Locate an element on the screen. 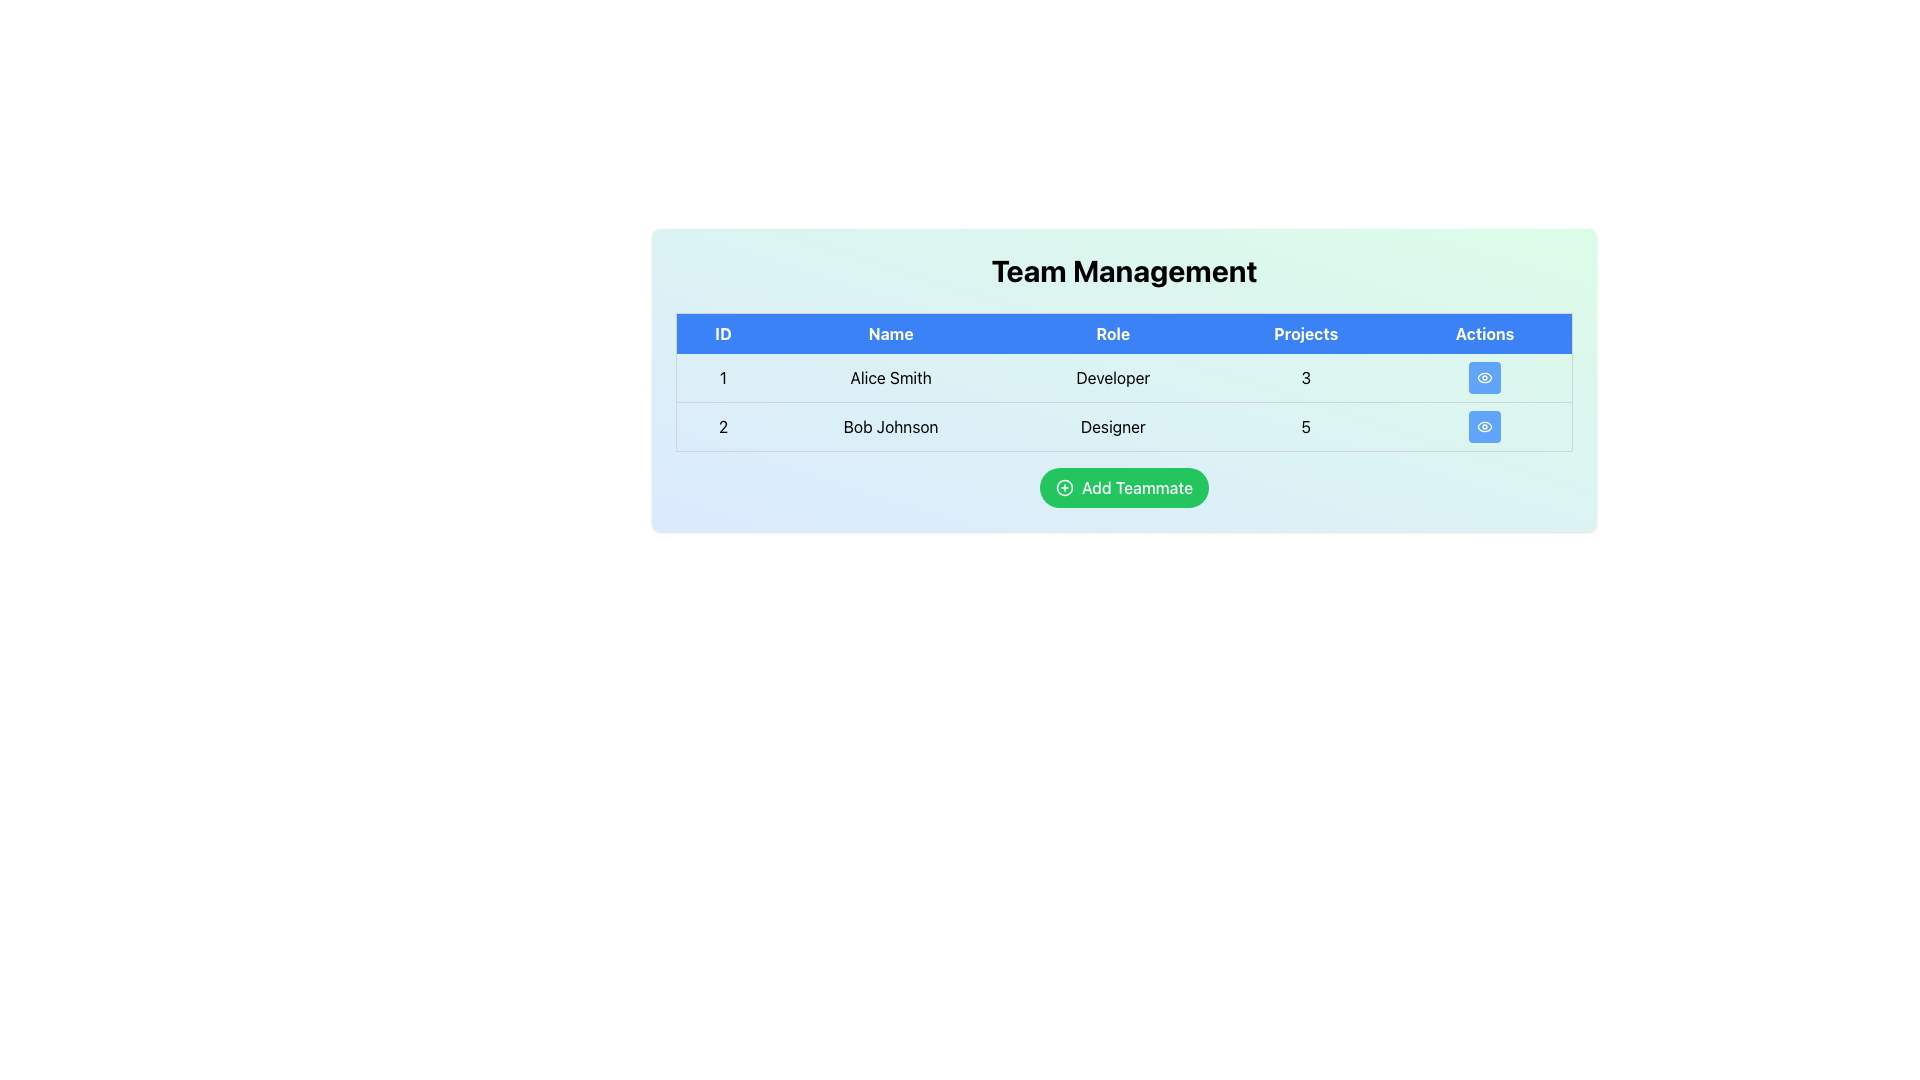 The height and width of the screenshot is (1080, 1920). the static text label indicating 'Developer' in the third column of the first row of the table, adjacent to 'Alice Smith' is located at coordinates (1112, 378).